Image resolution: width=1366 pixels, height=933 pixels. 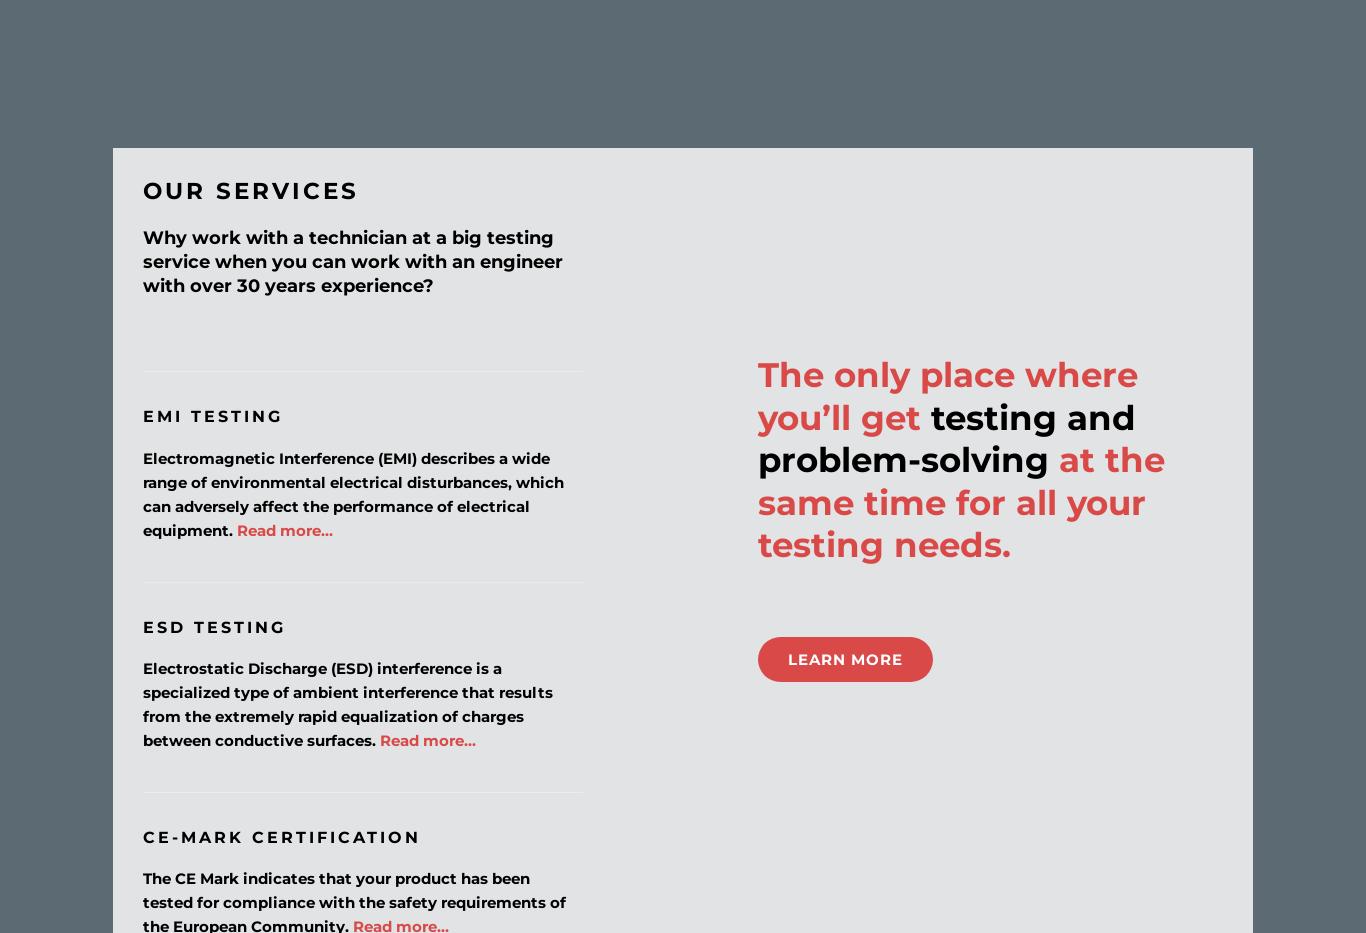 What do you see at coordinates (844, 657) in the screenshot?
I see `'LEARN MORE'` at bounding box center [844, 657].